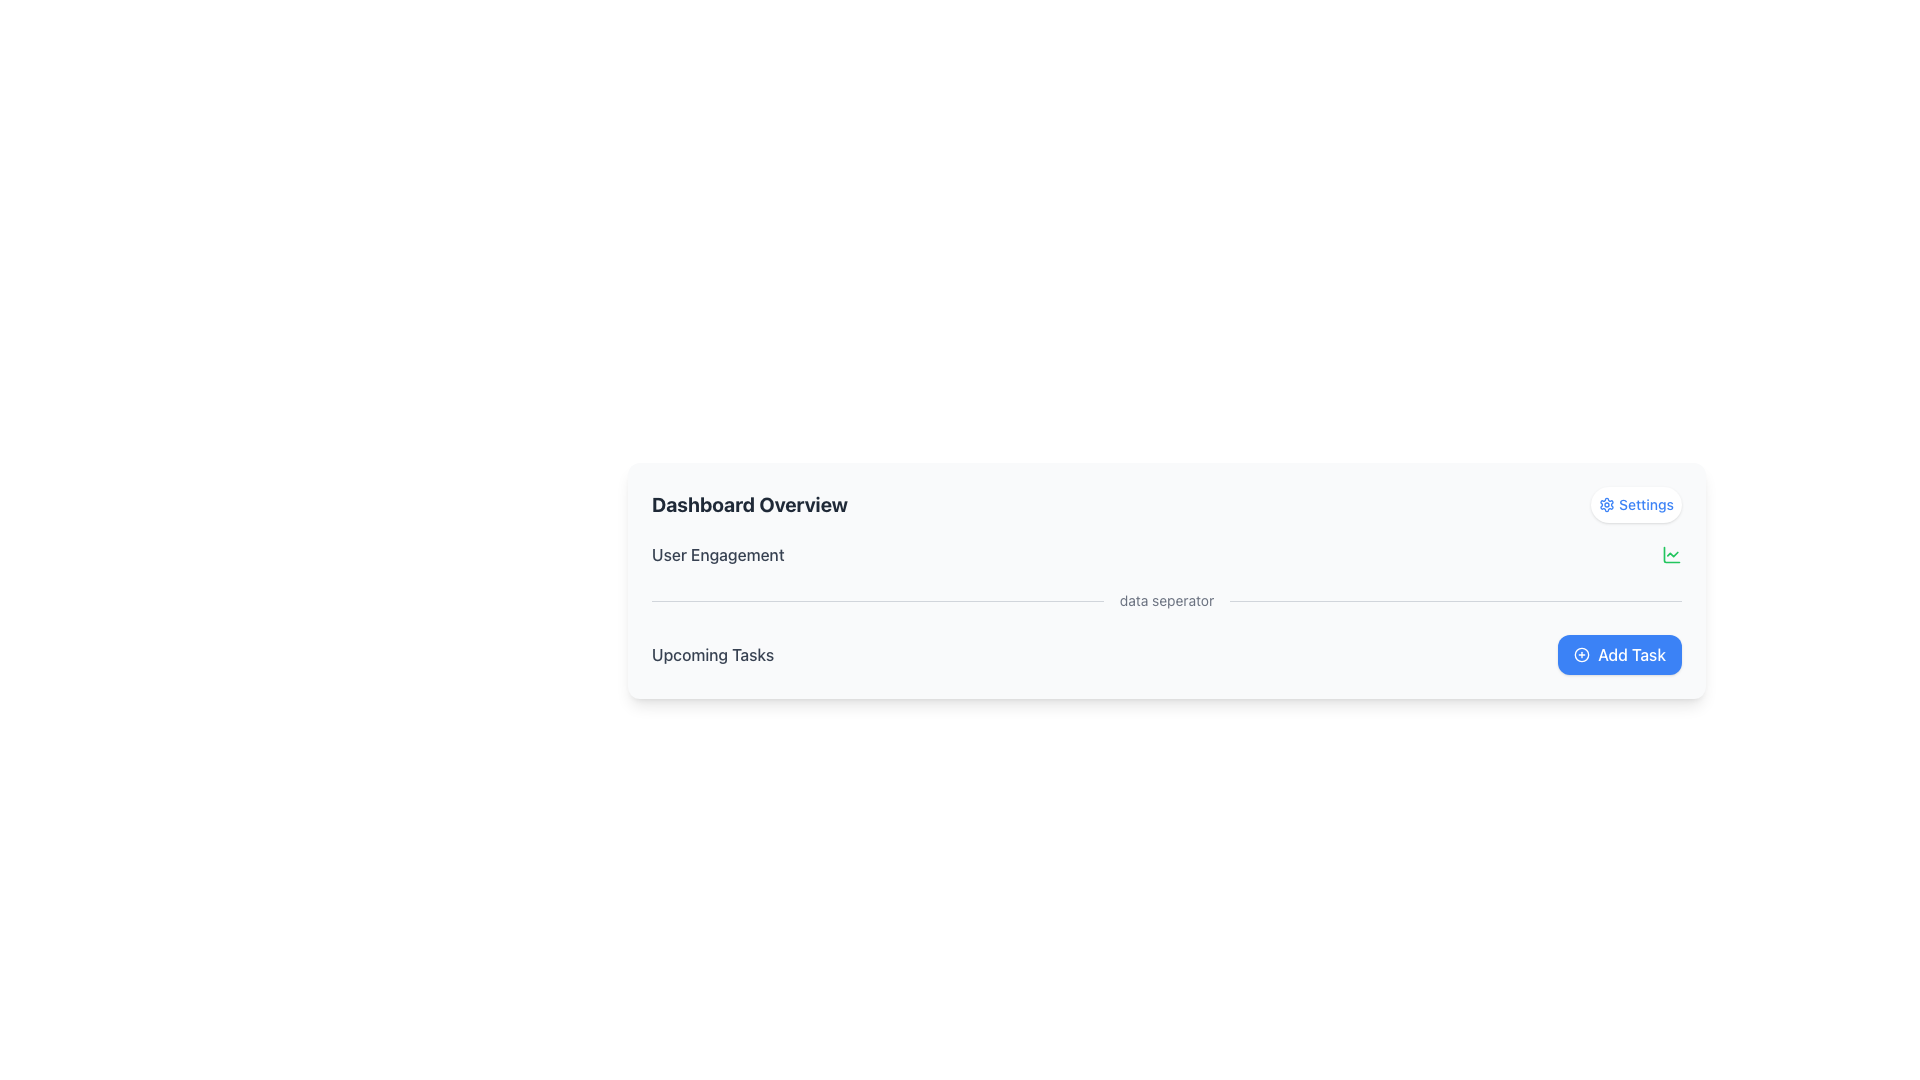  I want to click on the static text header that provides context for the content displayed below it, located to the far left within a horizontal layout, so click(748, 504).